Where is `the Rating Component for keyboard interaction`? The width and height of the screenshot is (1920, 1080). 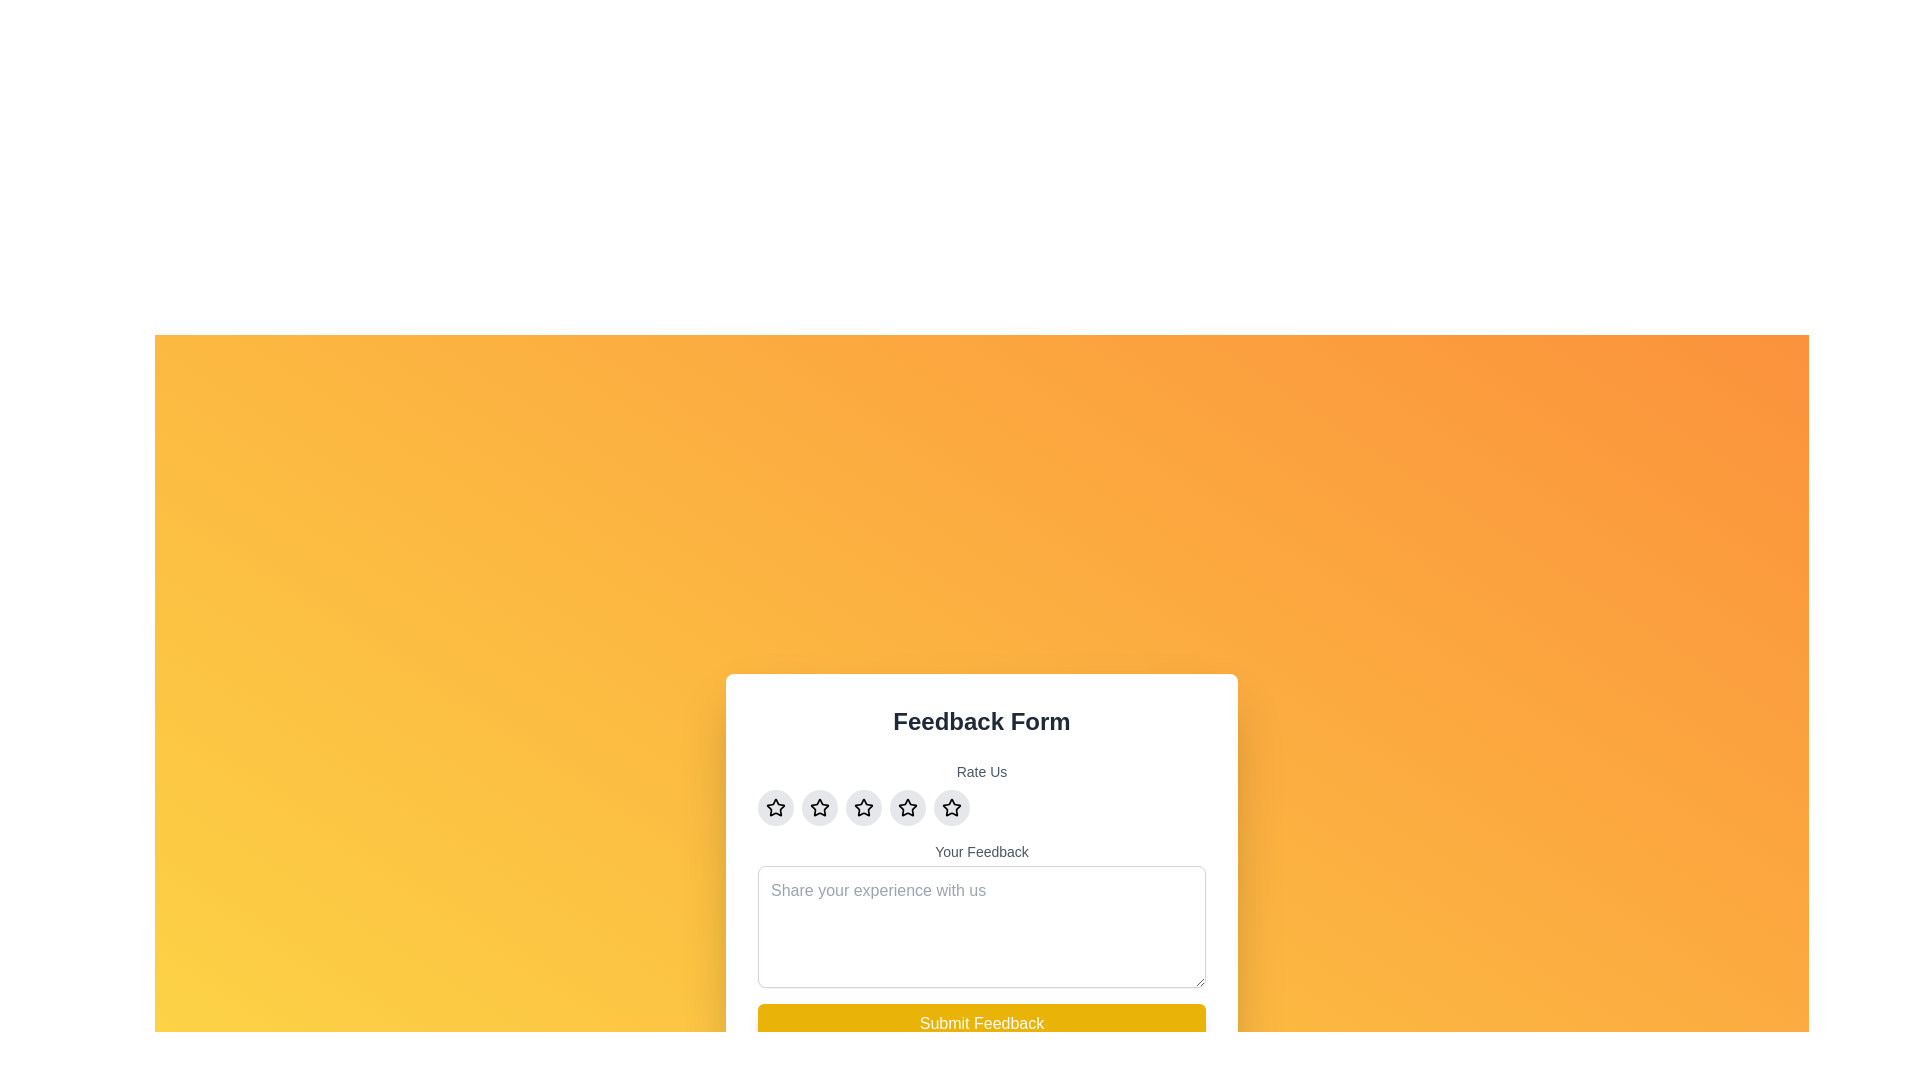
the Rating Component for keyboard interaction is located at coordinates (982, 806).